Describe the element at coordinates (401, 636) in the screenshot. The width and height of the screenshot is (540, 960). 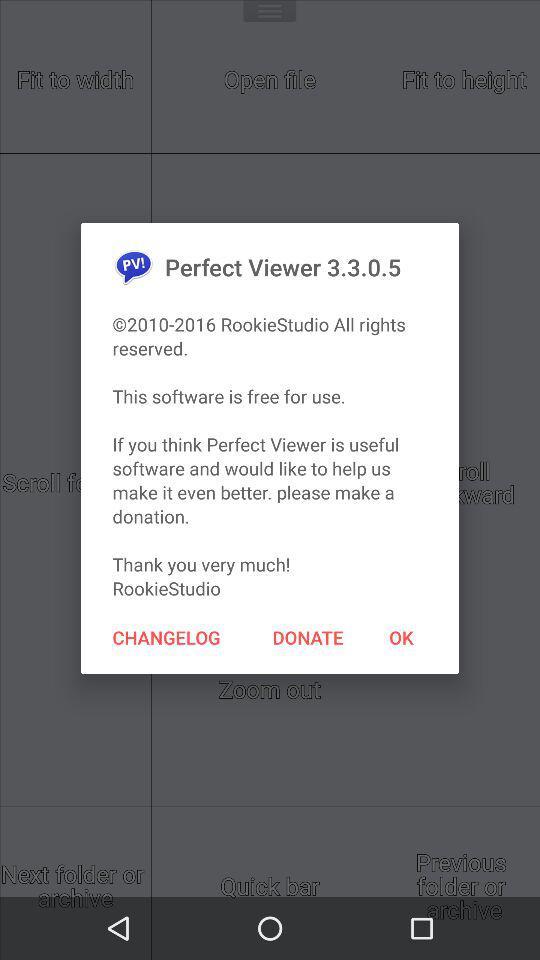
I see `the icon next to donate icon` at that location.